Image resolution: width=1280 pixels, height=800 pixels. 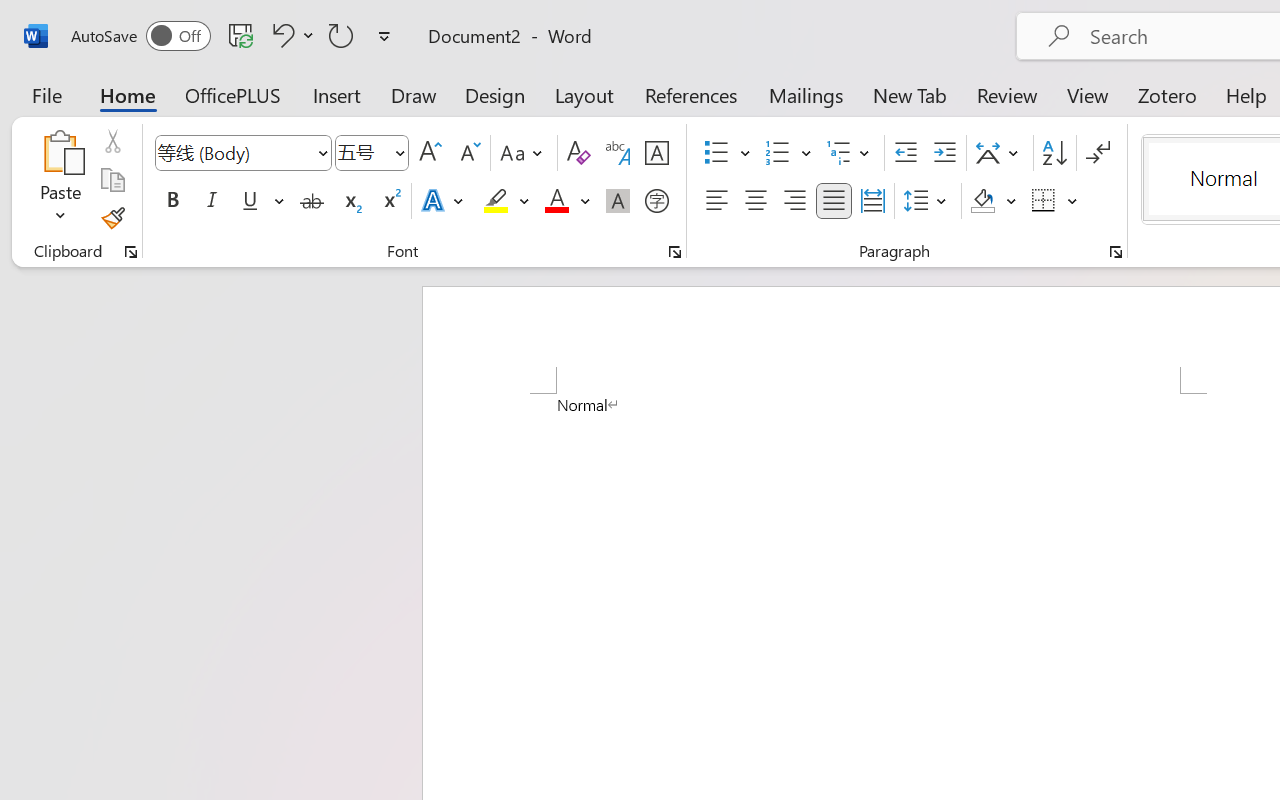 What do you see at coordinates (656, 201) in the screenshot?
I see `'Enclose Characters...'` at bounding box center [656, 201].